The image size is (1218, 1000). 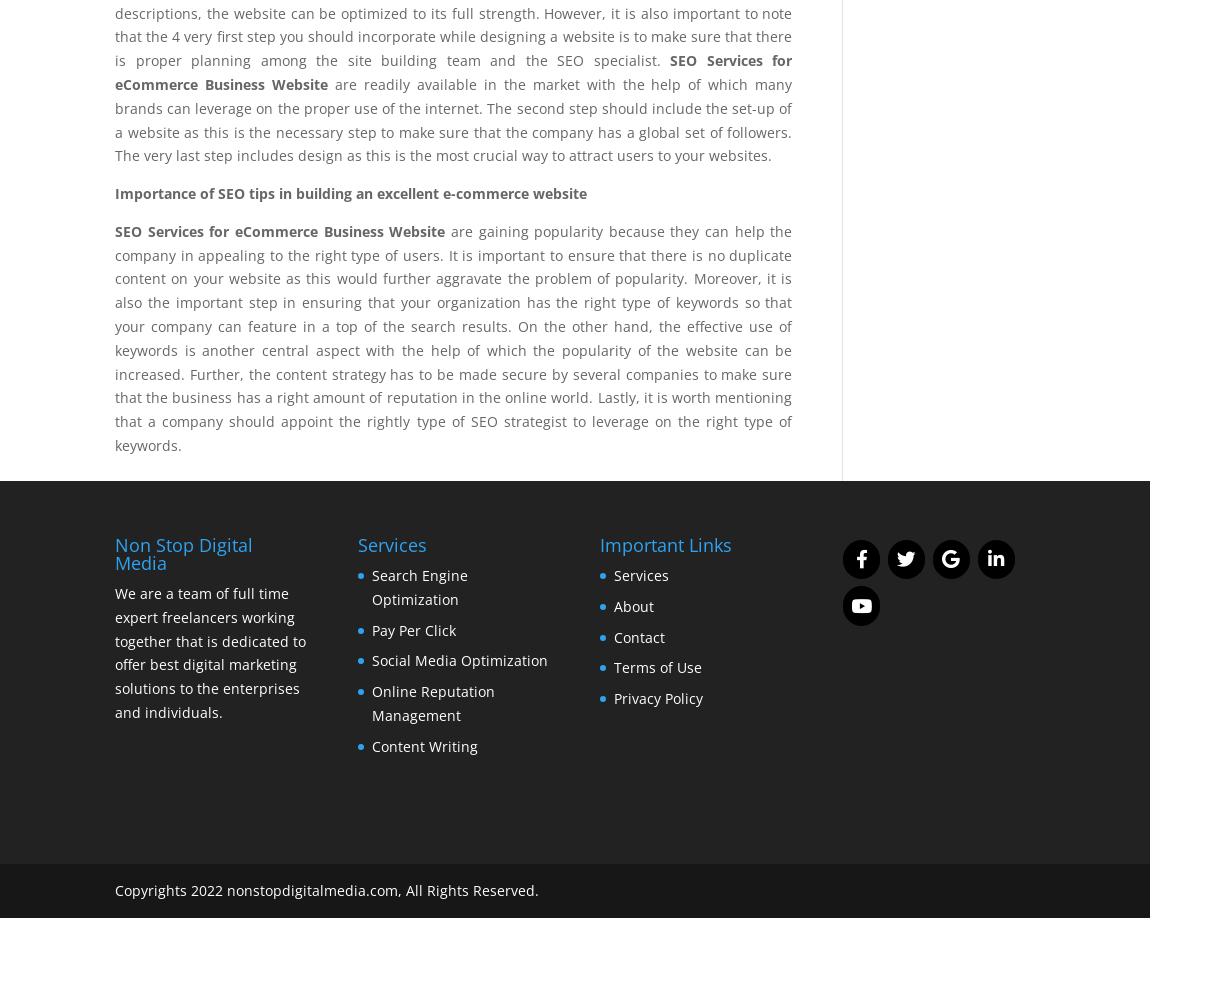 What do you see at coordinates (371, 702) in the screenshot?
I see `'Online Reputation Management'` at bounding box center [371, 702].